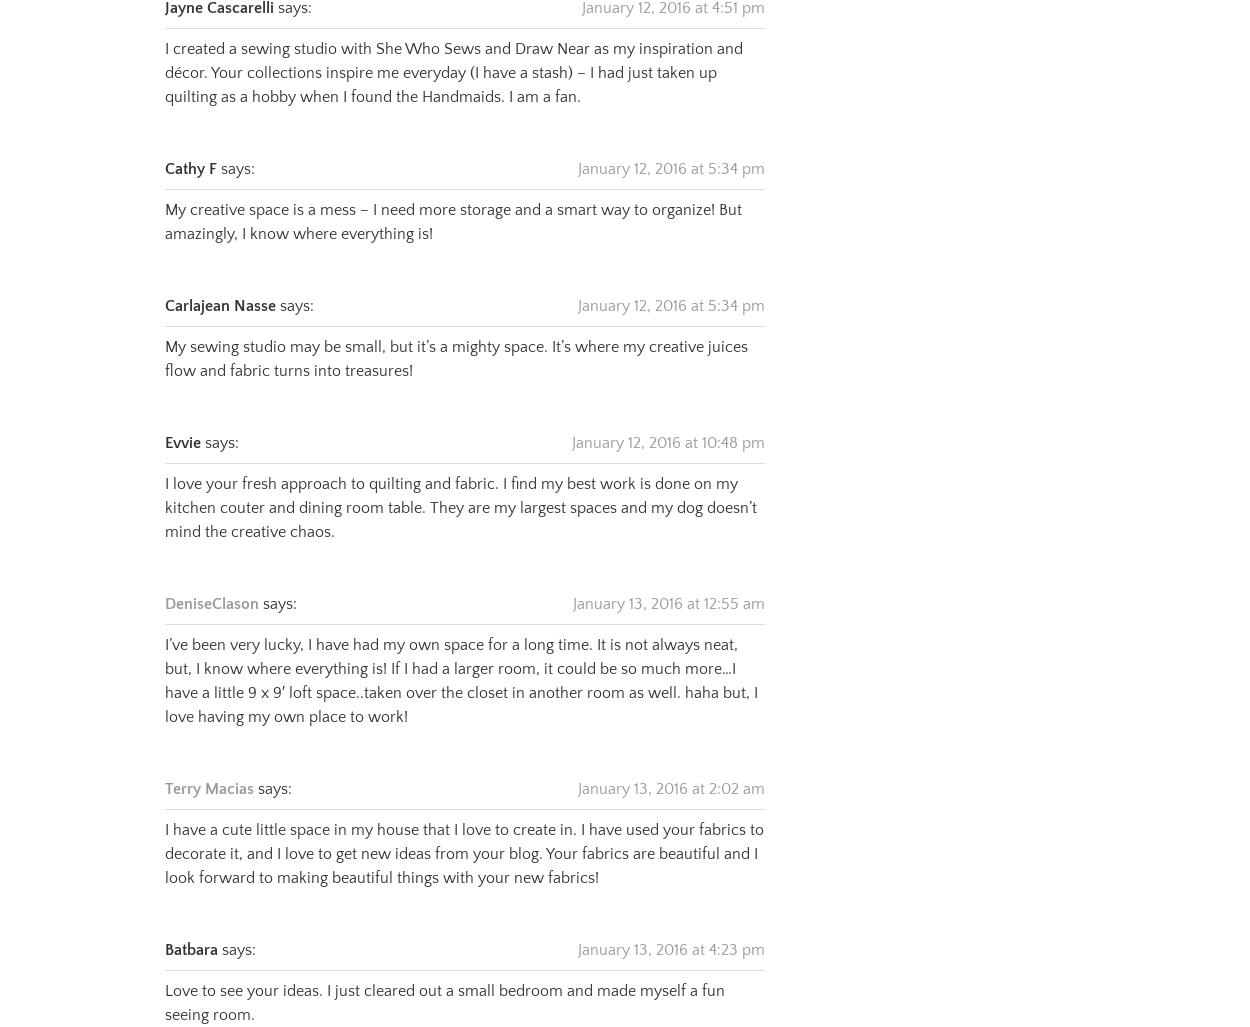 Image resolution: width=1250 pixels, height=1027 pixels. Describe the element at coordinates (452, 195) in the screenshot. I see `'My creative space is a mess – I need more storage and a smart way to organize! But amazingly, I know where everything is!'` at that location.